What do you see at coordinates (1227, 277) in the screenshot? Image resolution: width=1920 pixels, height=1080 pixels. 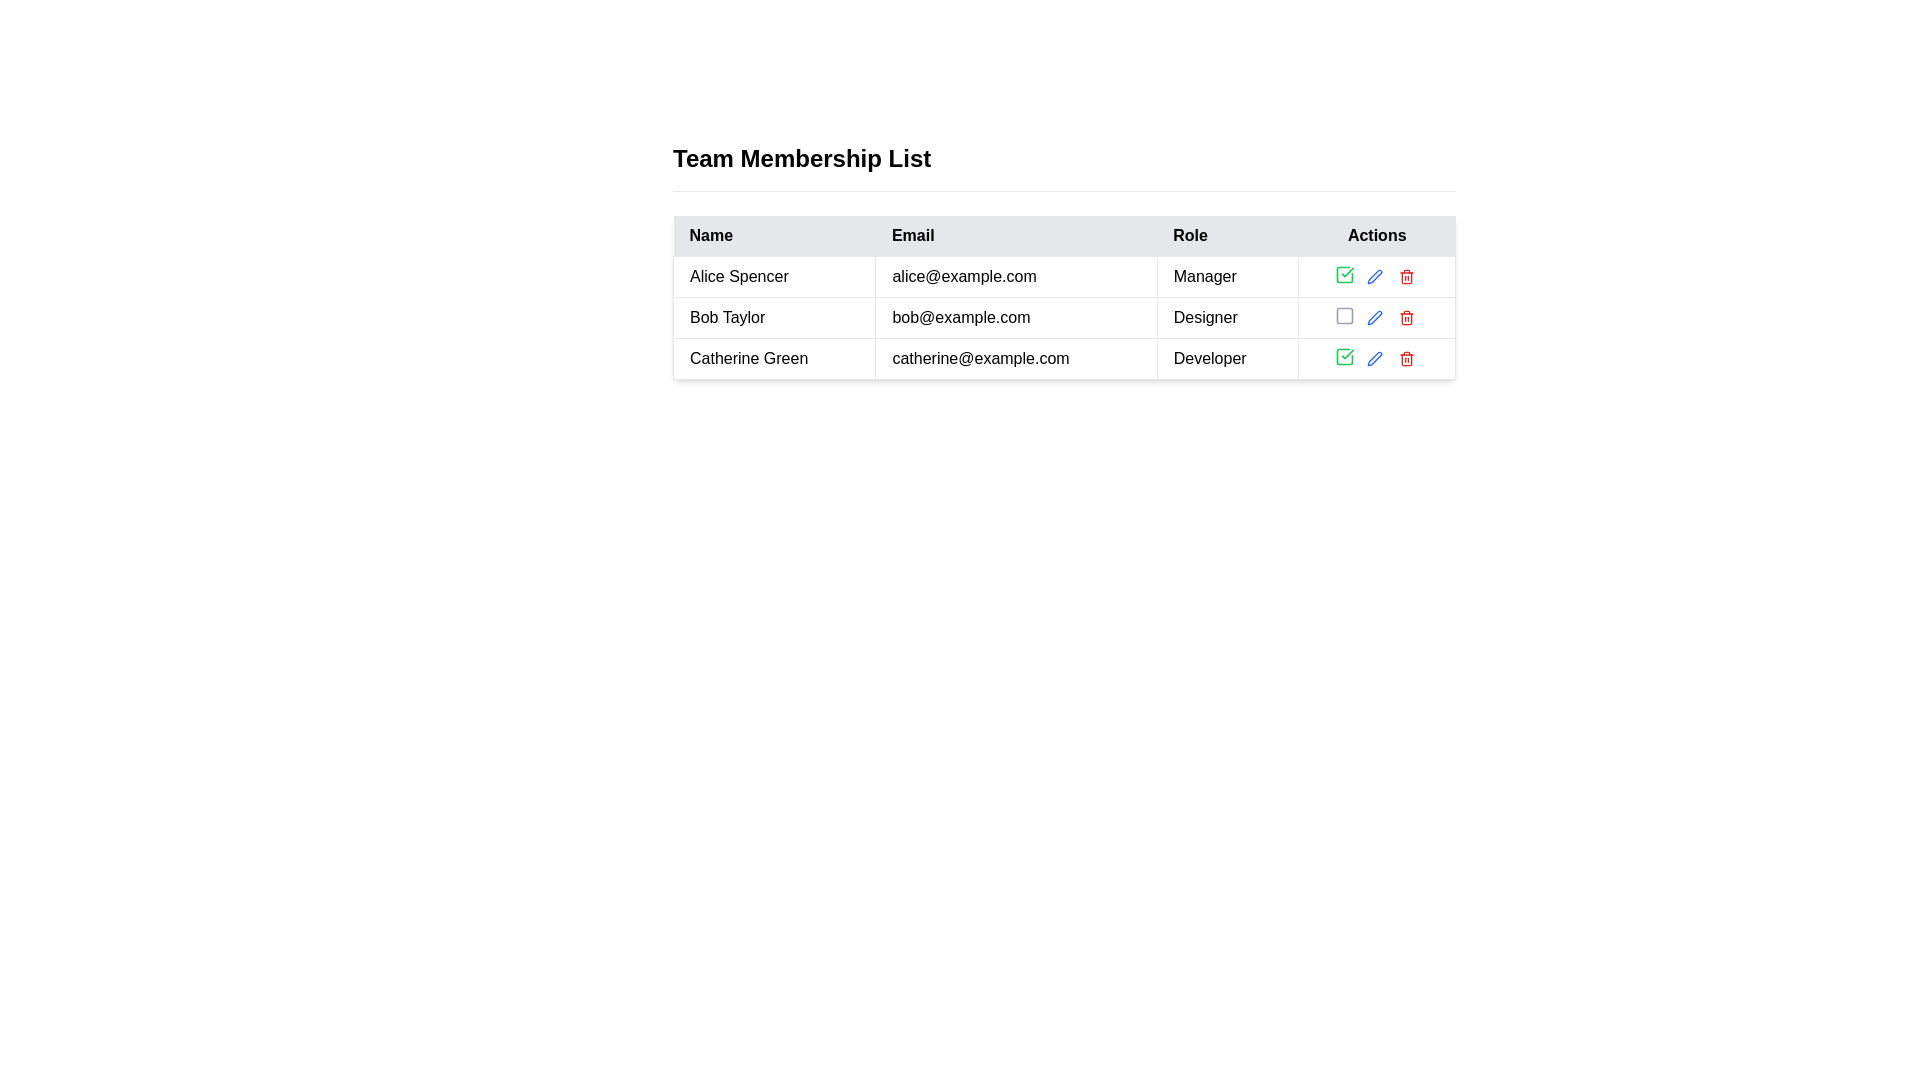 I see `the Text Display element that shows the role of the person in the table, located in the third column of the first row under the 'Role' header, adjacent to the 'Email' column with 'alice@example.com'` at bounding box center [1227, 277].